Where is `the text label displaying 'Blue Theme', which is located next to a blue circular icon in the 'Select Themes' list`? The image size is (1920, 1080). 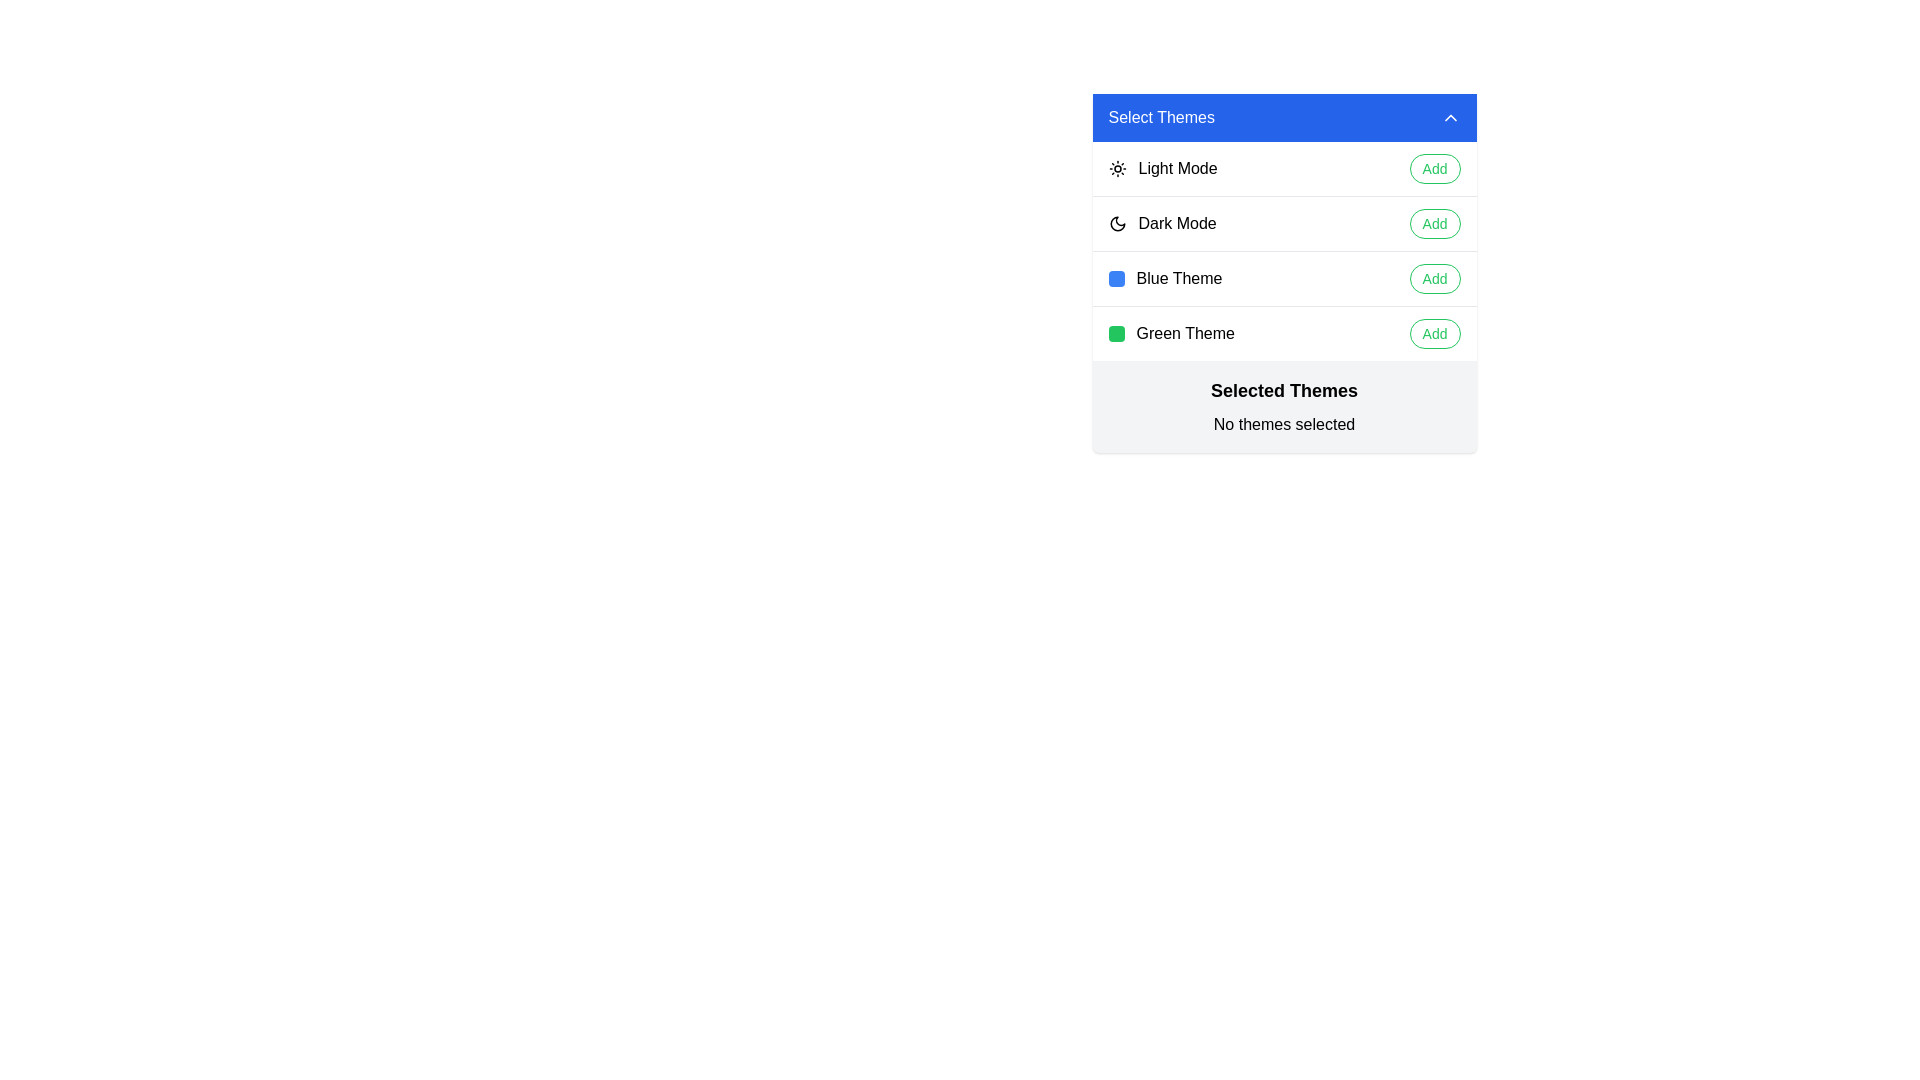 the text label displaying 'Blue Theme', which is located next to a blue circular icon in the 'Select Themes' list is located at coordinates (1179, 278).